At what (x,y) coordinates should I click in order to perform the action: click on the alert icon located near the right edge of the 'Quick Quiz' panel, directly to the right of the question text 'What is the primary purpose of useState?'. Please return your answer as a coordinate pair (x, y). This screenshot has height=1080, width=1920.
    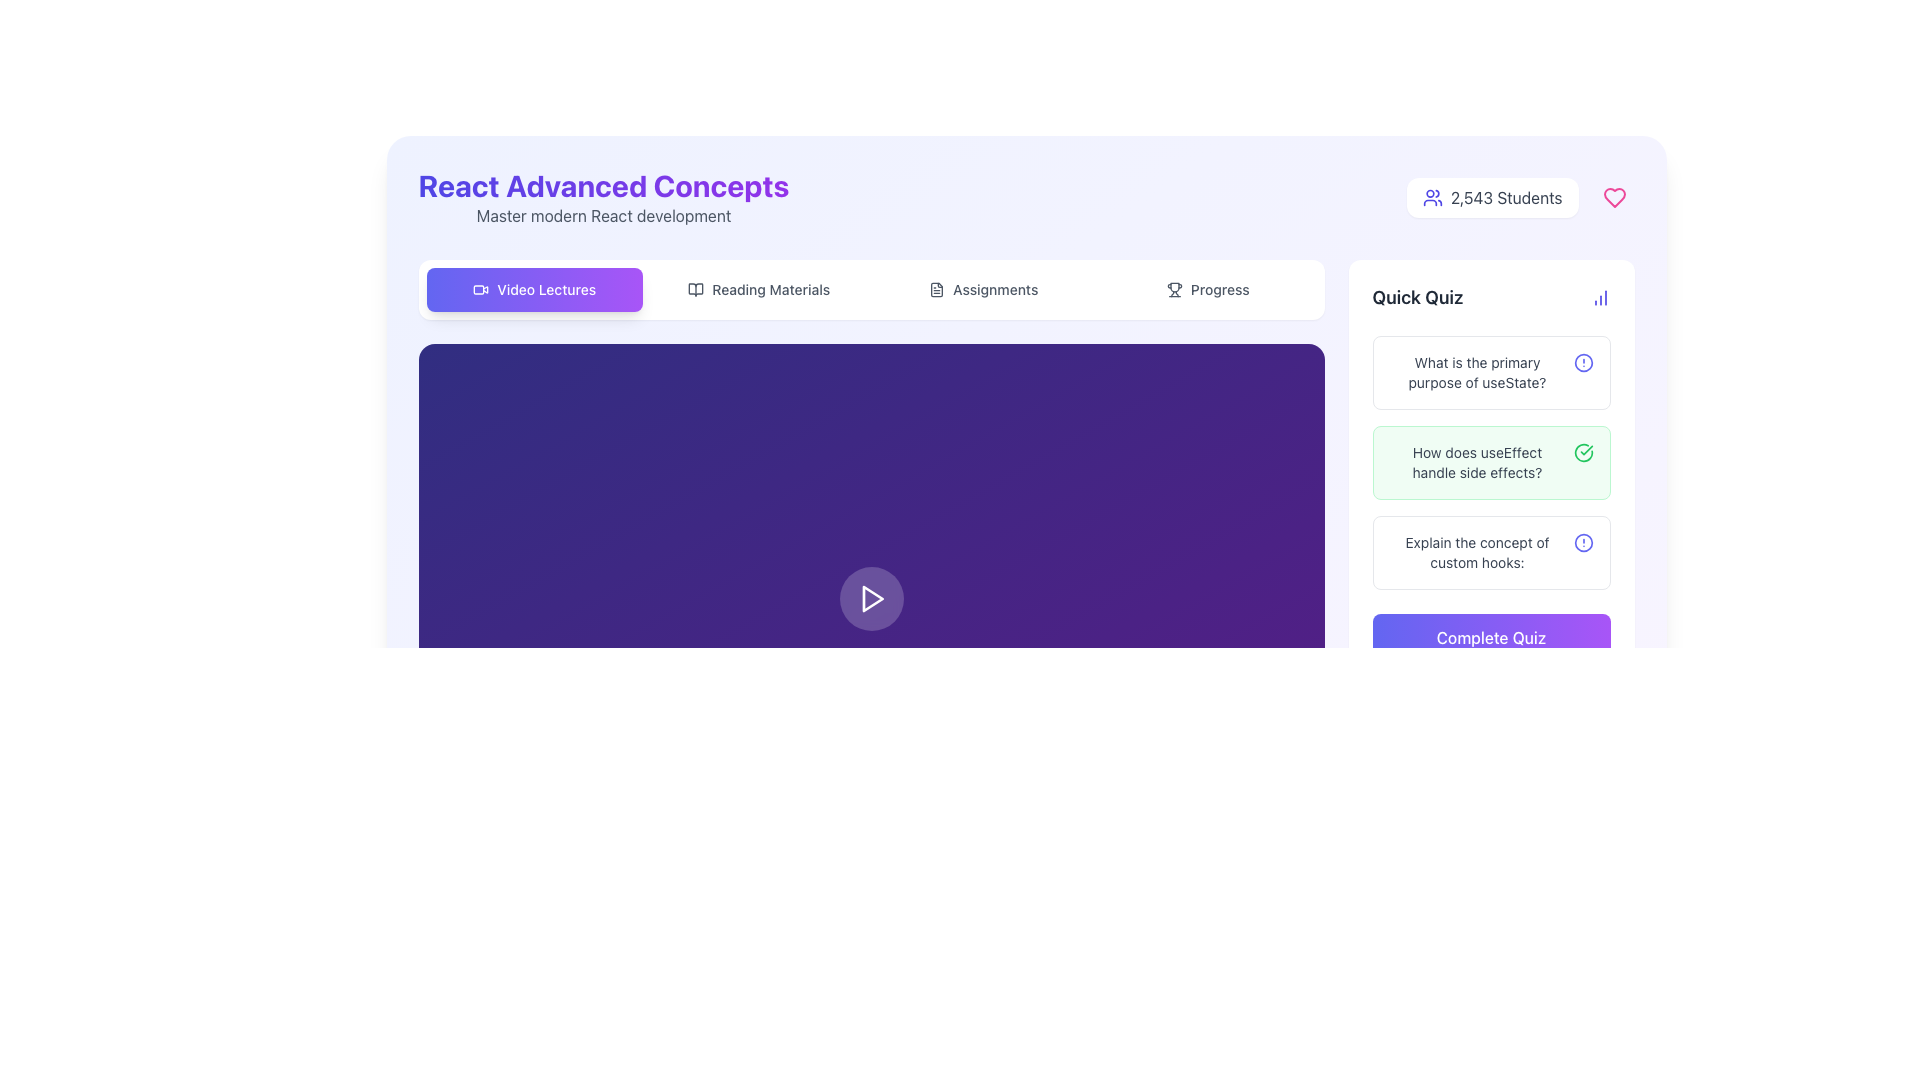
    Looking at the image, I should click on (1582, 362).